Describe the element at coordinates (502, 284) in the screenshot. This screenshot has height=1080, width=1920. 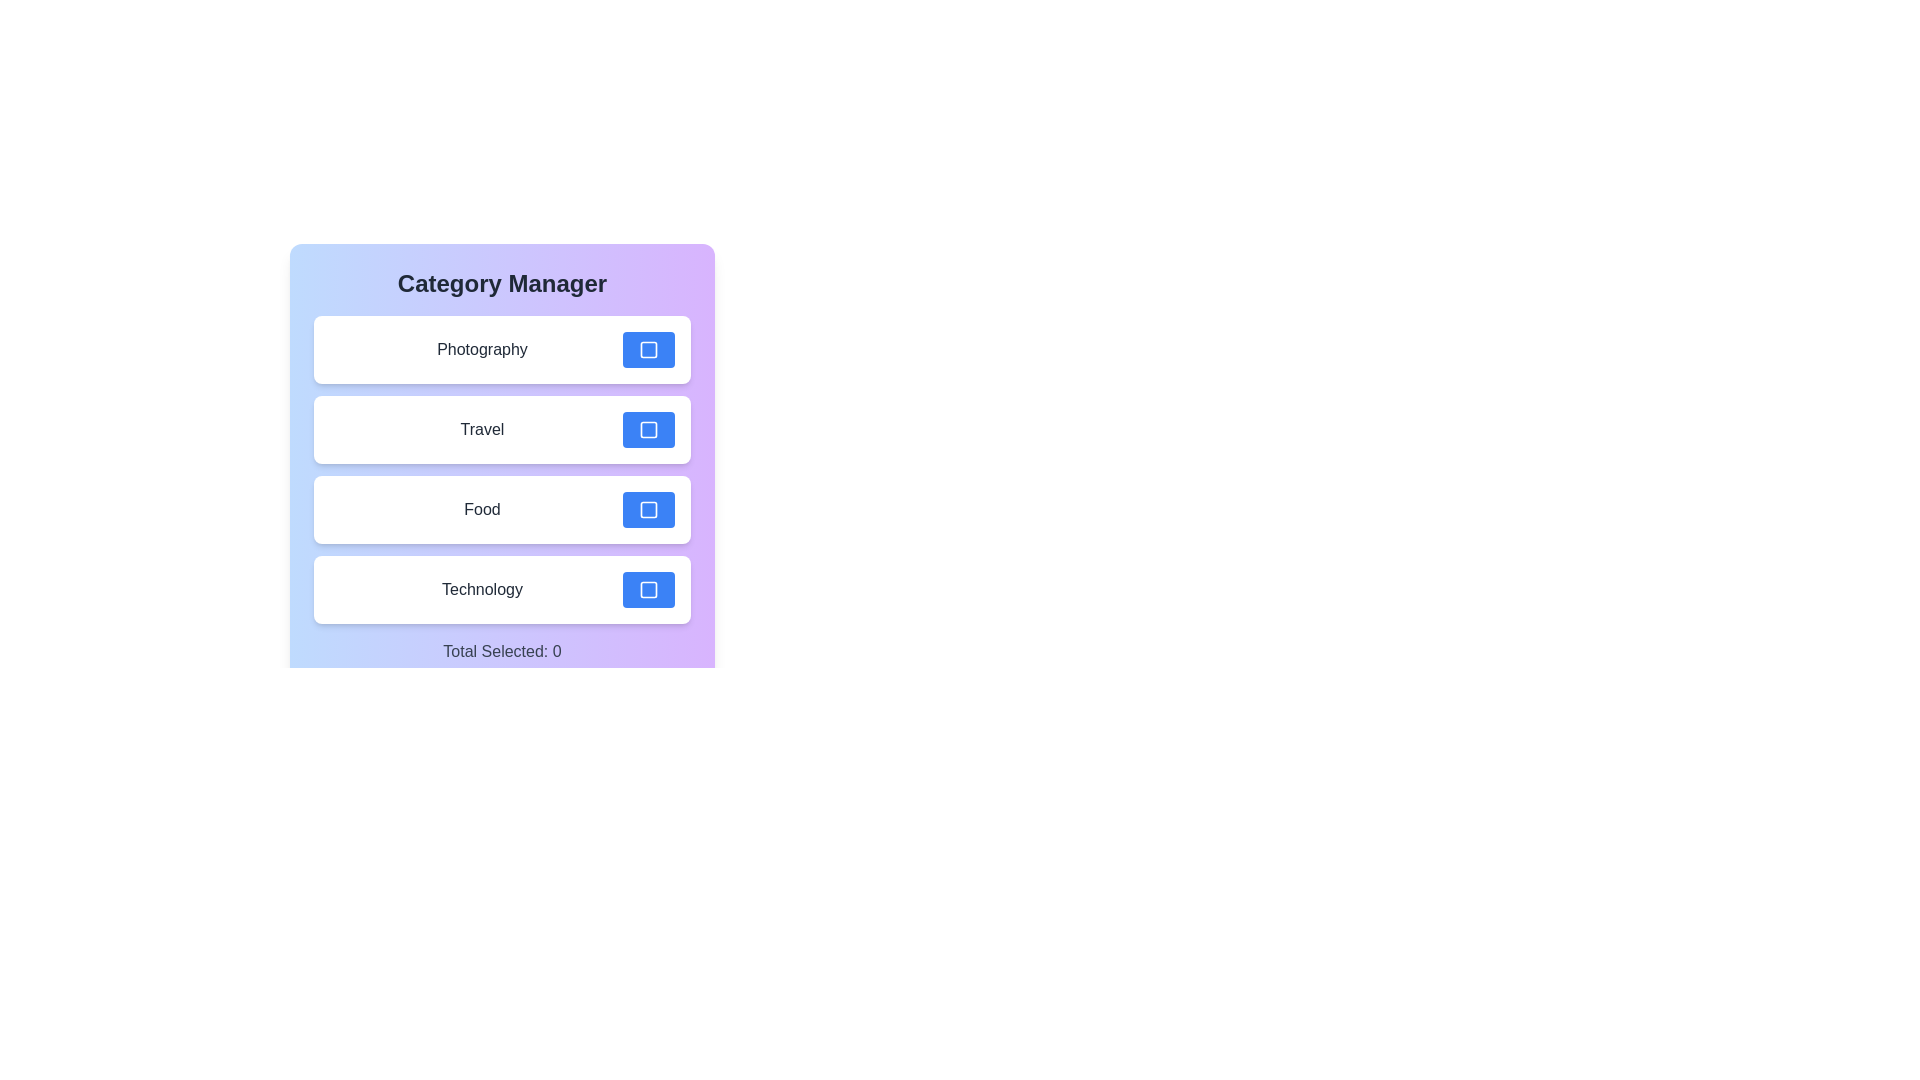
I see `the title 'Category Manager' to focus on the header area` at that location.